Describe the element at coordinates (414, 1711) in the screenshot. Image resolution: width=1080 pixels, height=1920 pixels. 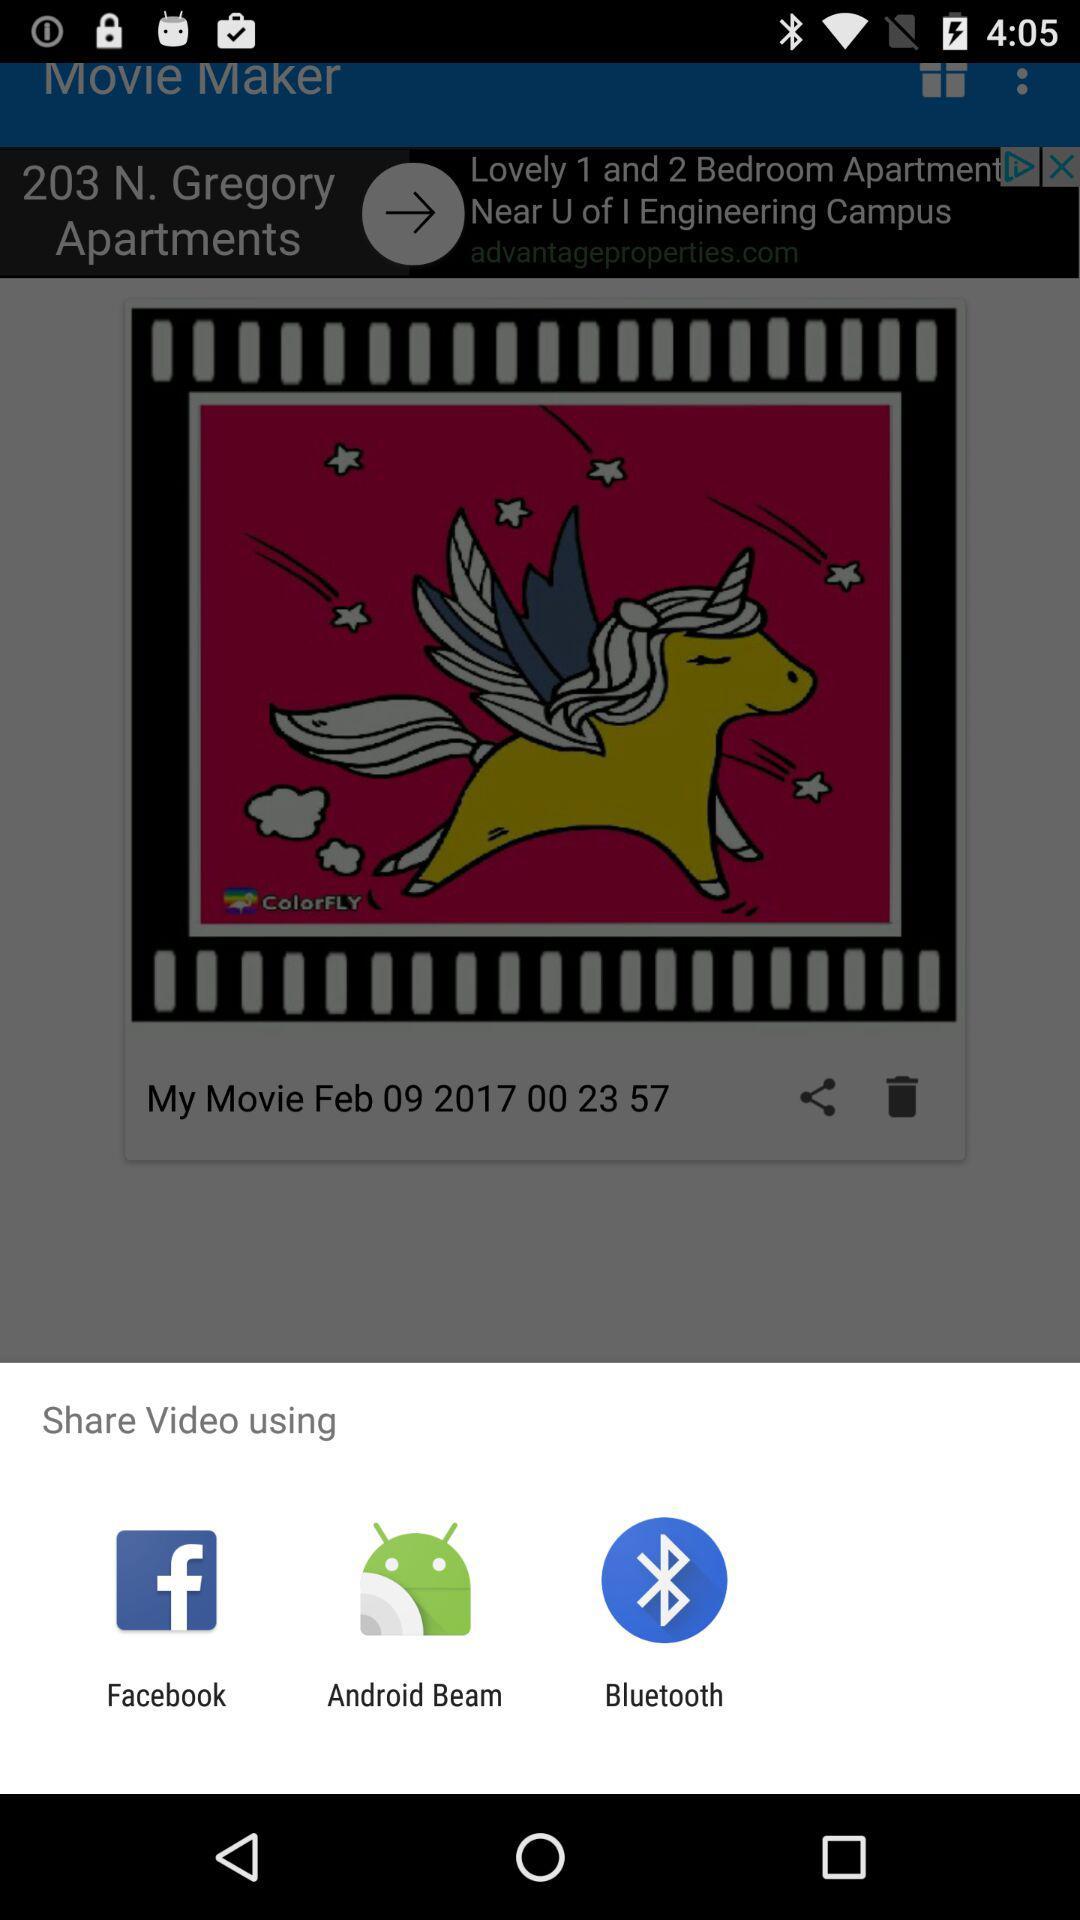
I see `the item next to the facebook item` at that location.